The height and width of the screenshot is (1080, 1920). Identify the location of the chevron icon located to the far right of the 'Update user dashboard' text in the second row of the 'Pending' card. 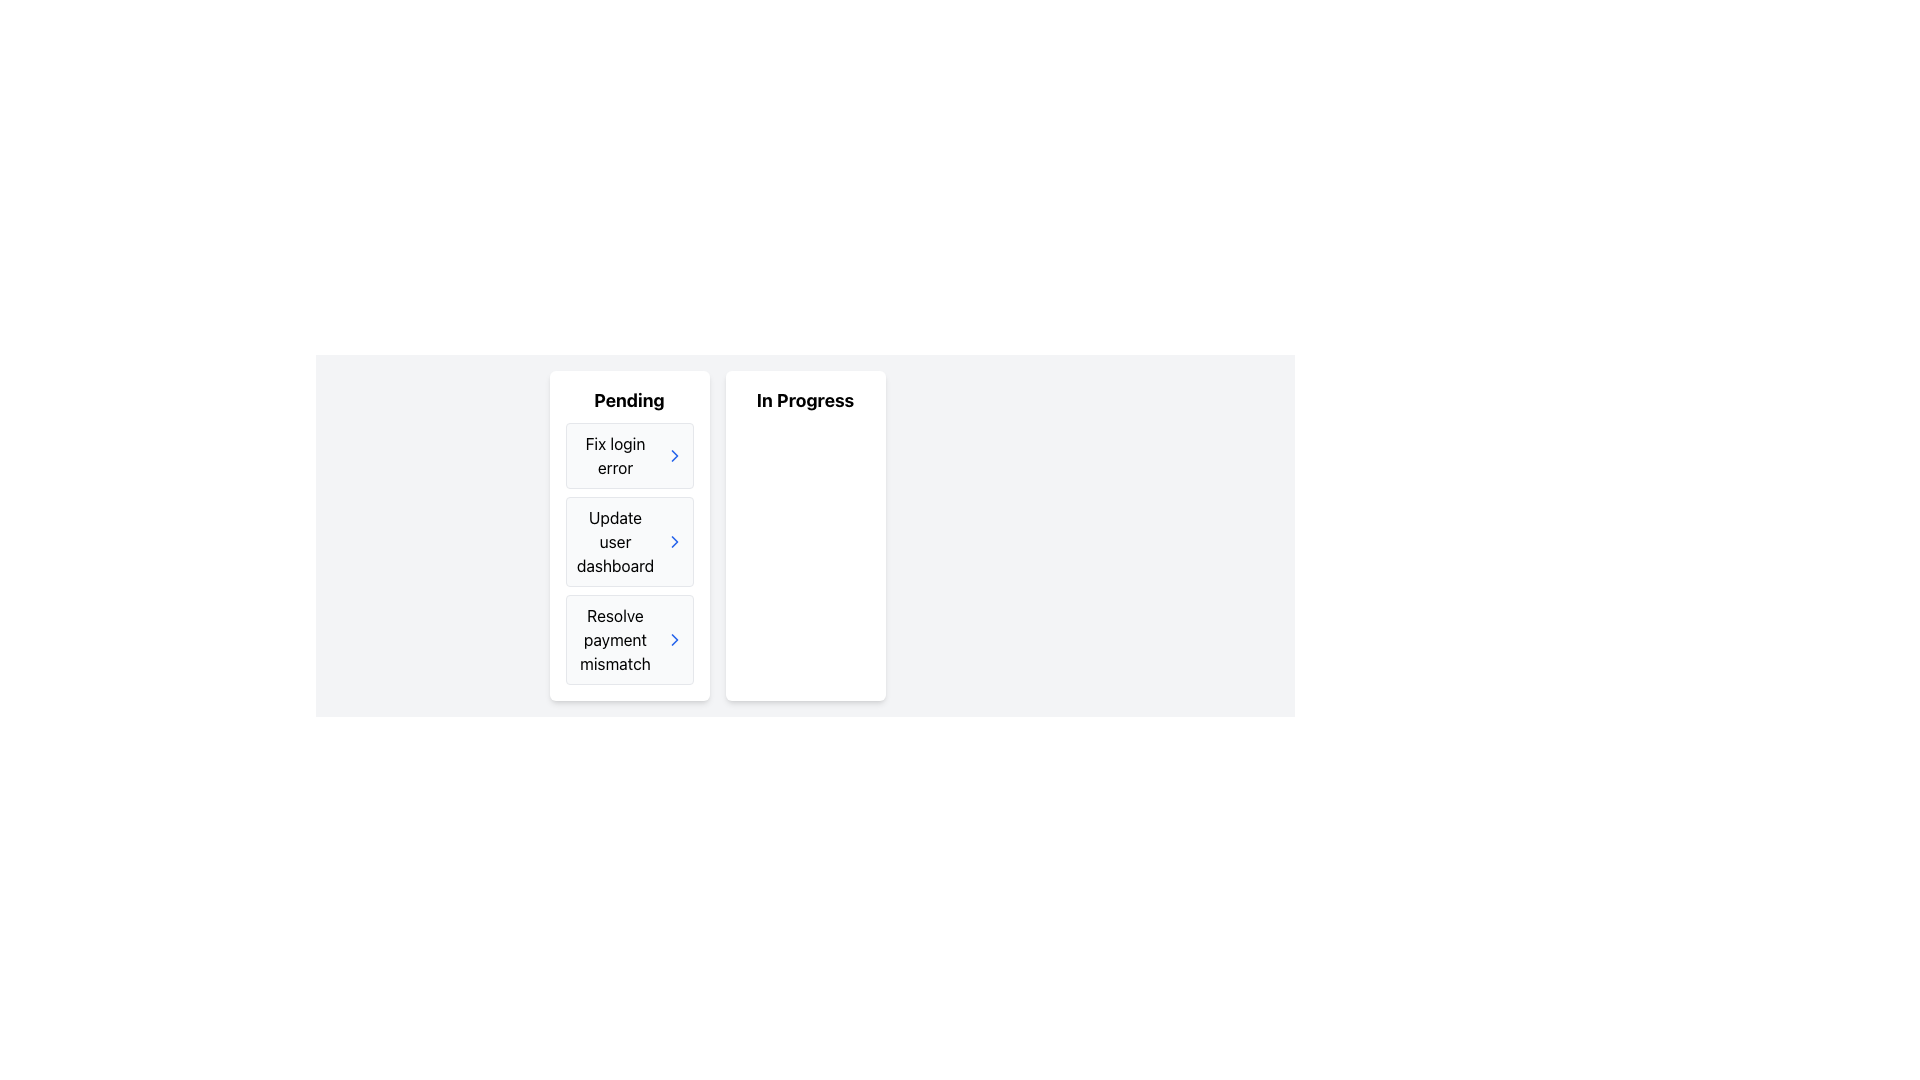
(674, 542).